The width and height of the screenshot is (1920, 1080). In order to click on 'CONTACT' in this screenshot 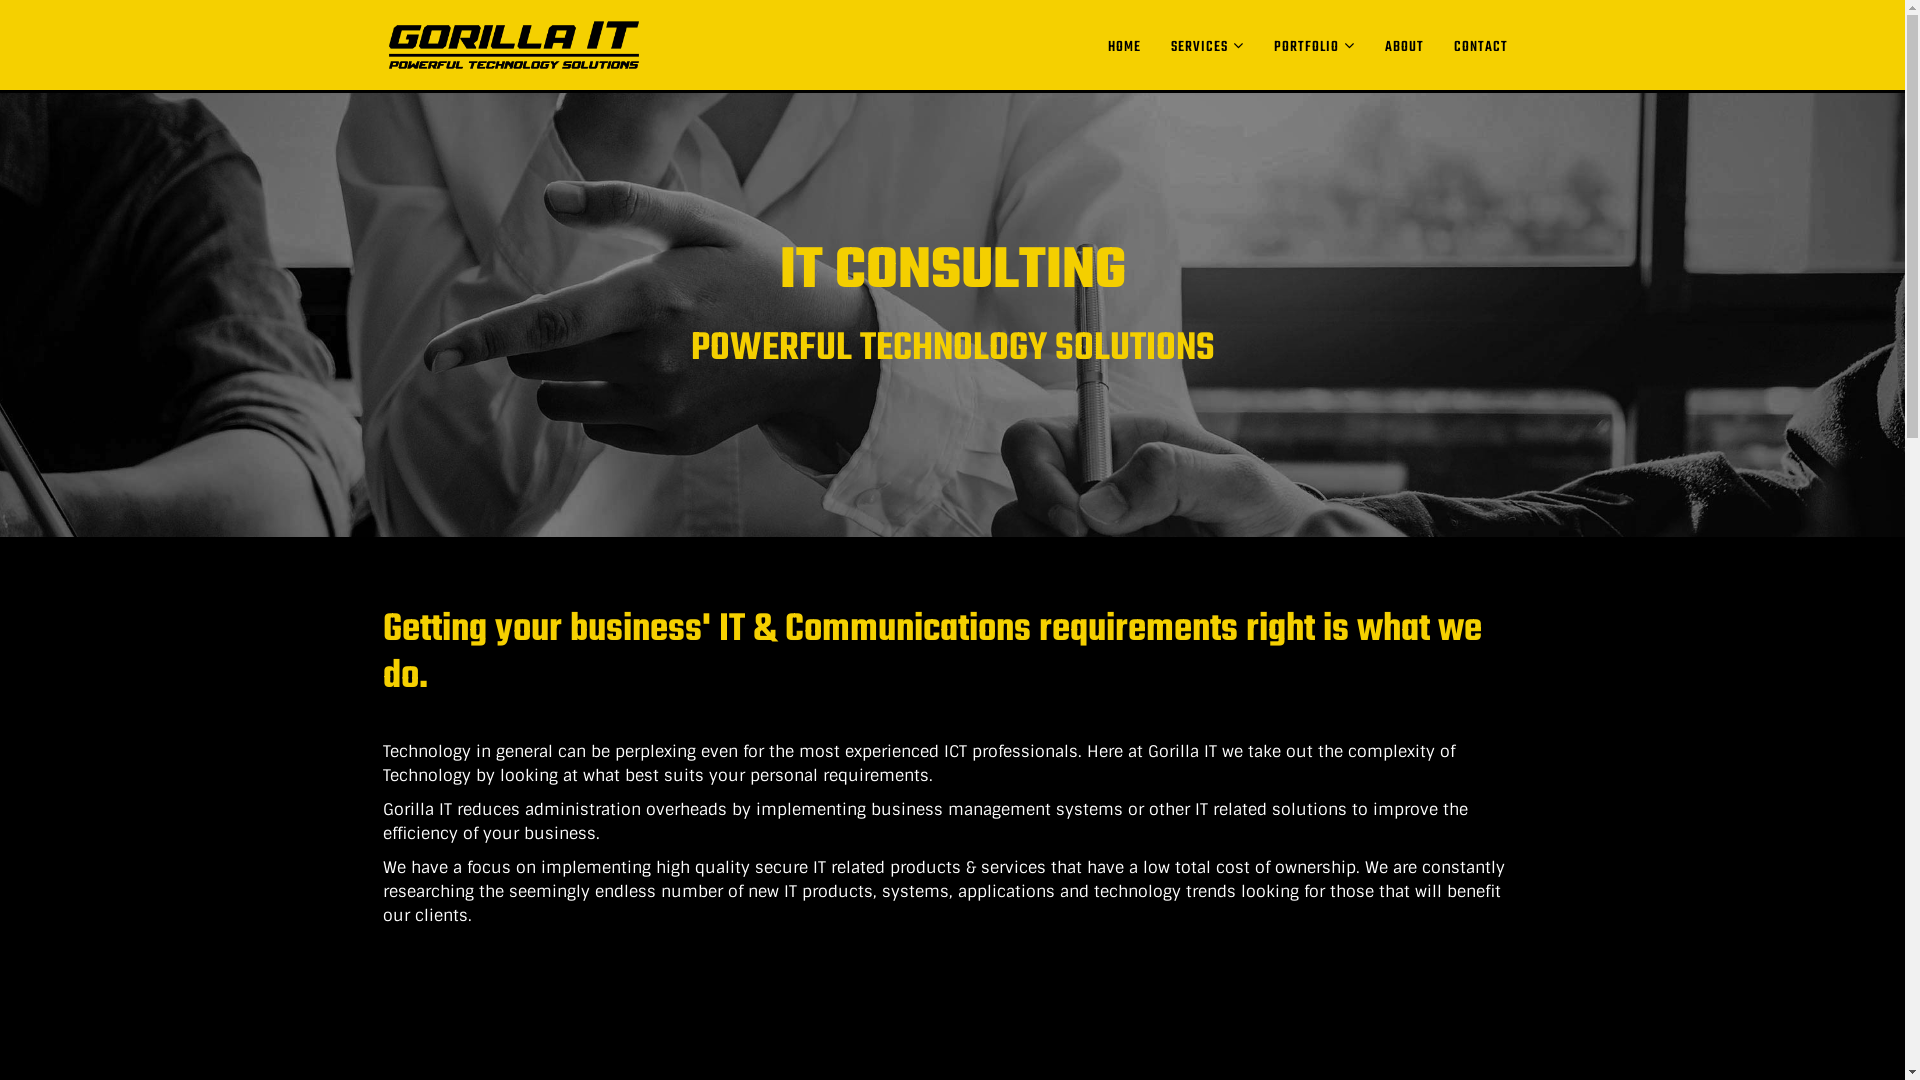, I will do `click(1437, 46)`.